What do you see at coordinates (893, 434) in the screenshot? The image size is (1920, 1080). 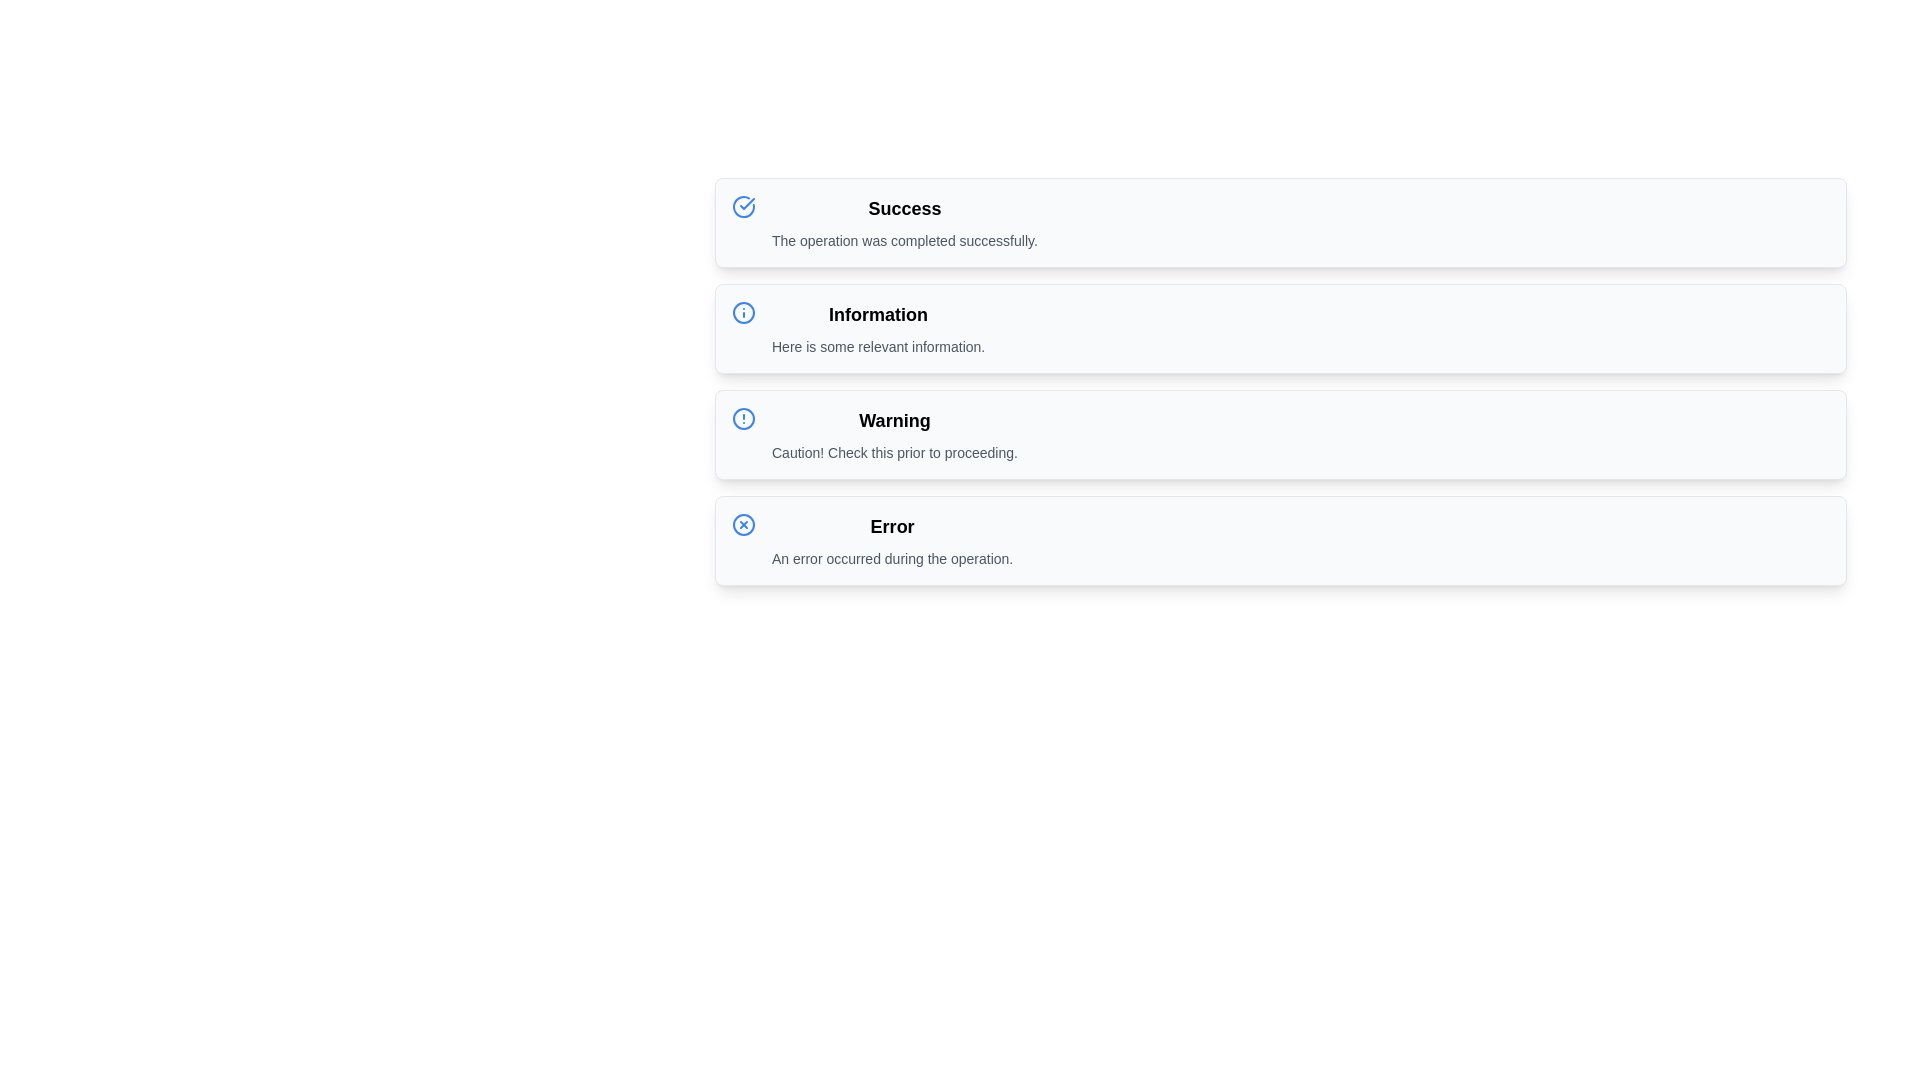 I see `text from the informational box titled 'Warning' that contains the message 'Caution! Check this prior to proceeding.'` at bounding box center [893, 434].